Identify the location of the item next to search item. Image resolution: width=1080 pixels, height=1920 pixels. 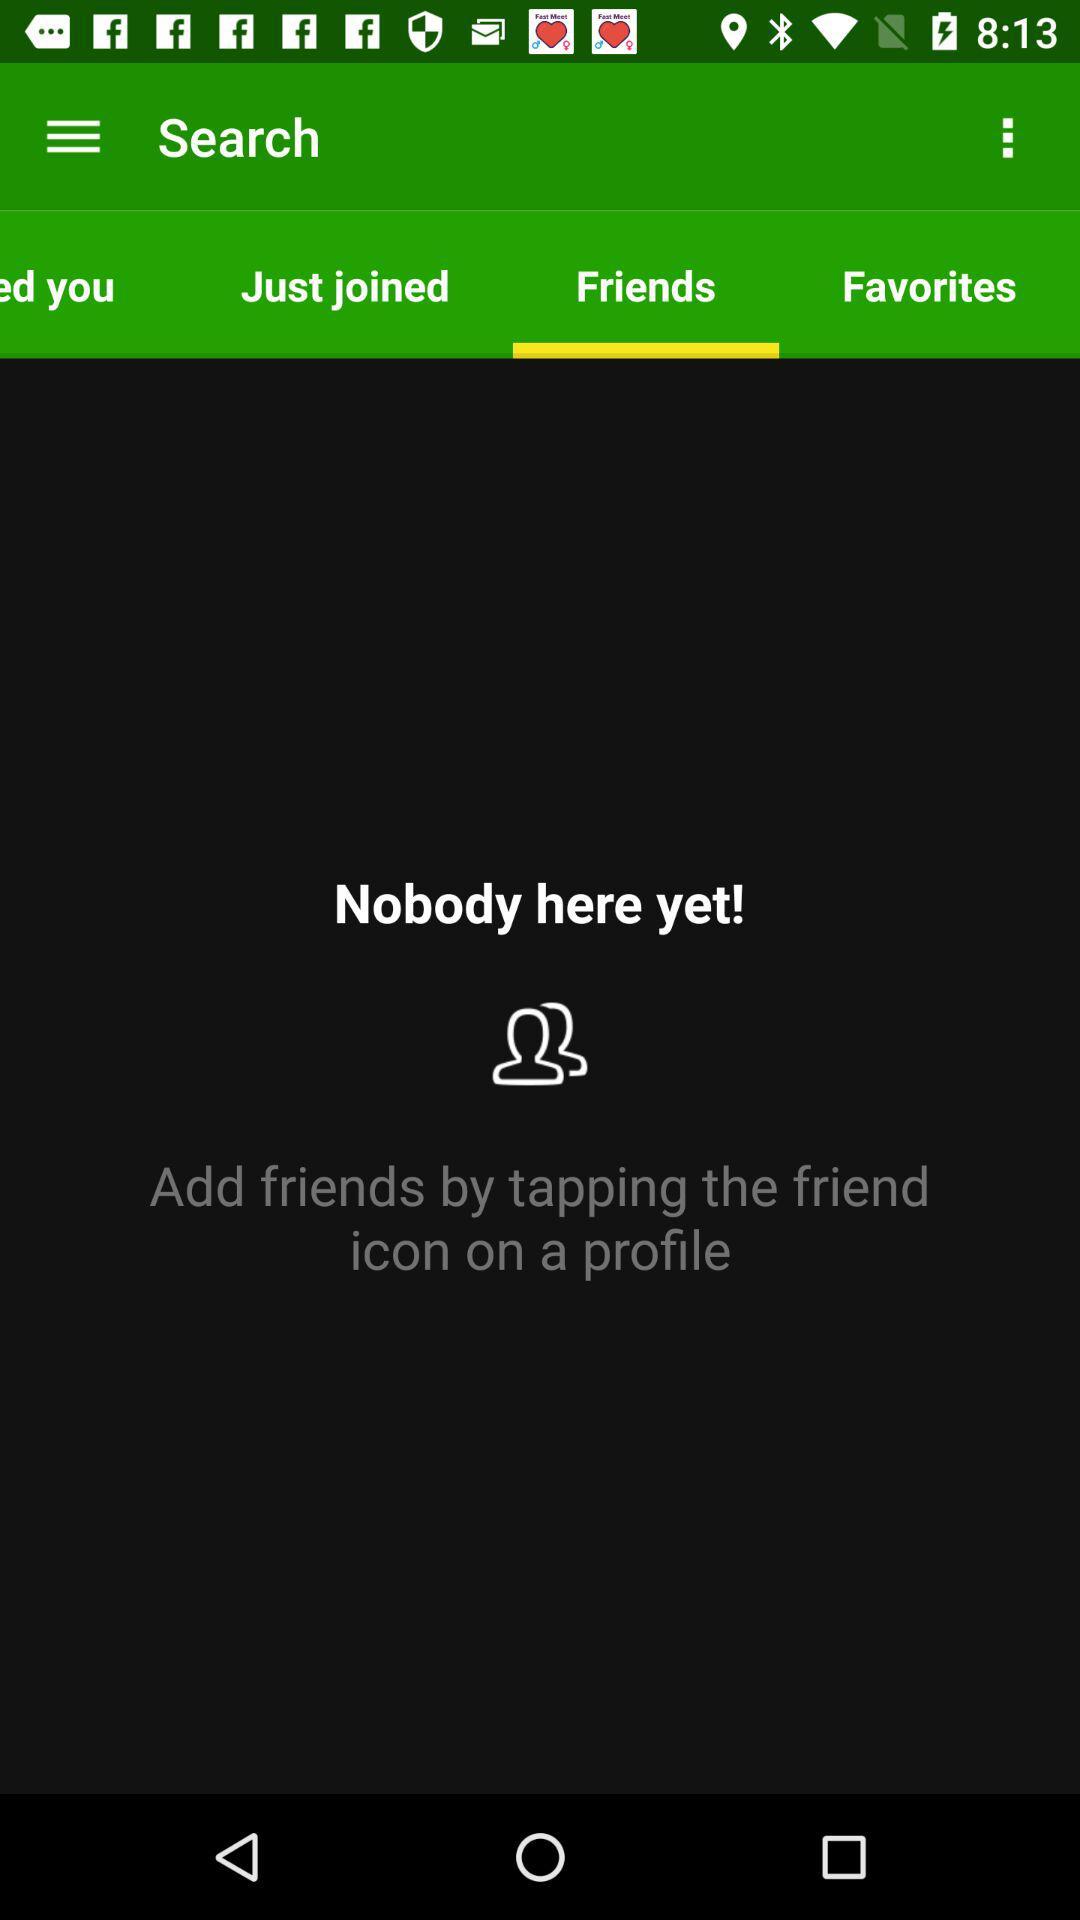
(72, 135).